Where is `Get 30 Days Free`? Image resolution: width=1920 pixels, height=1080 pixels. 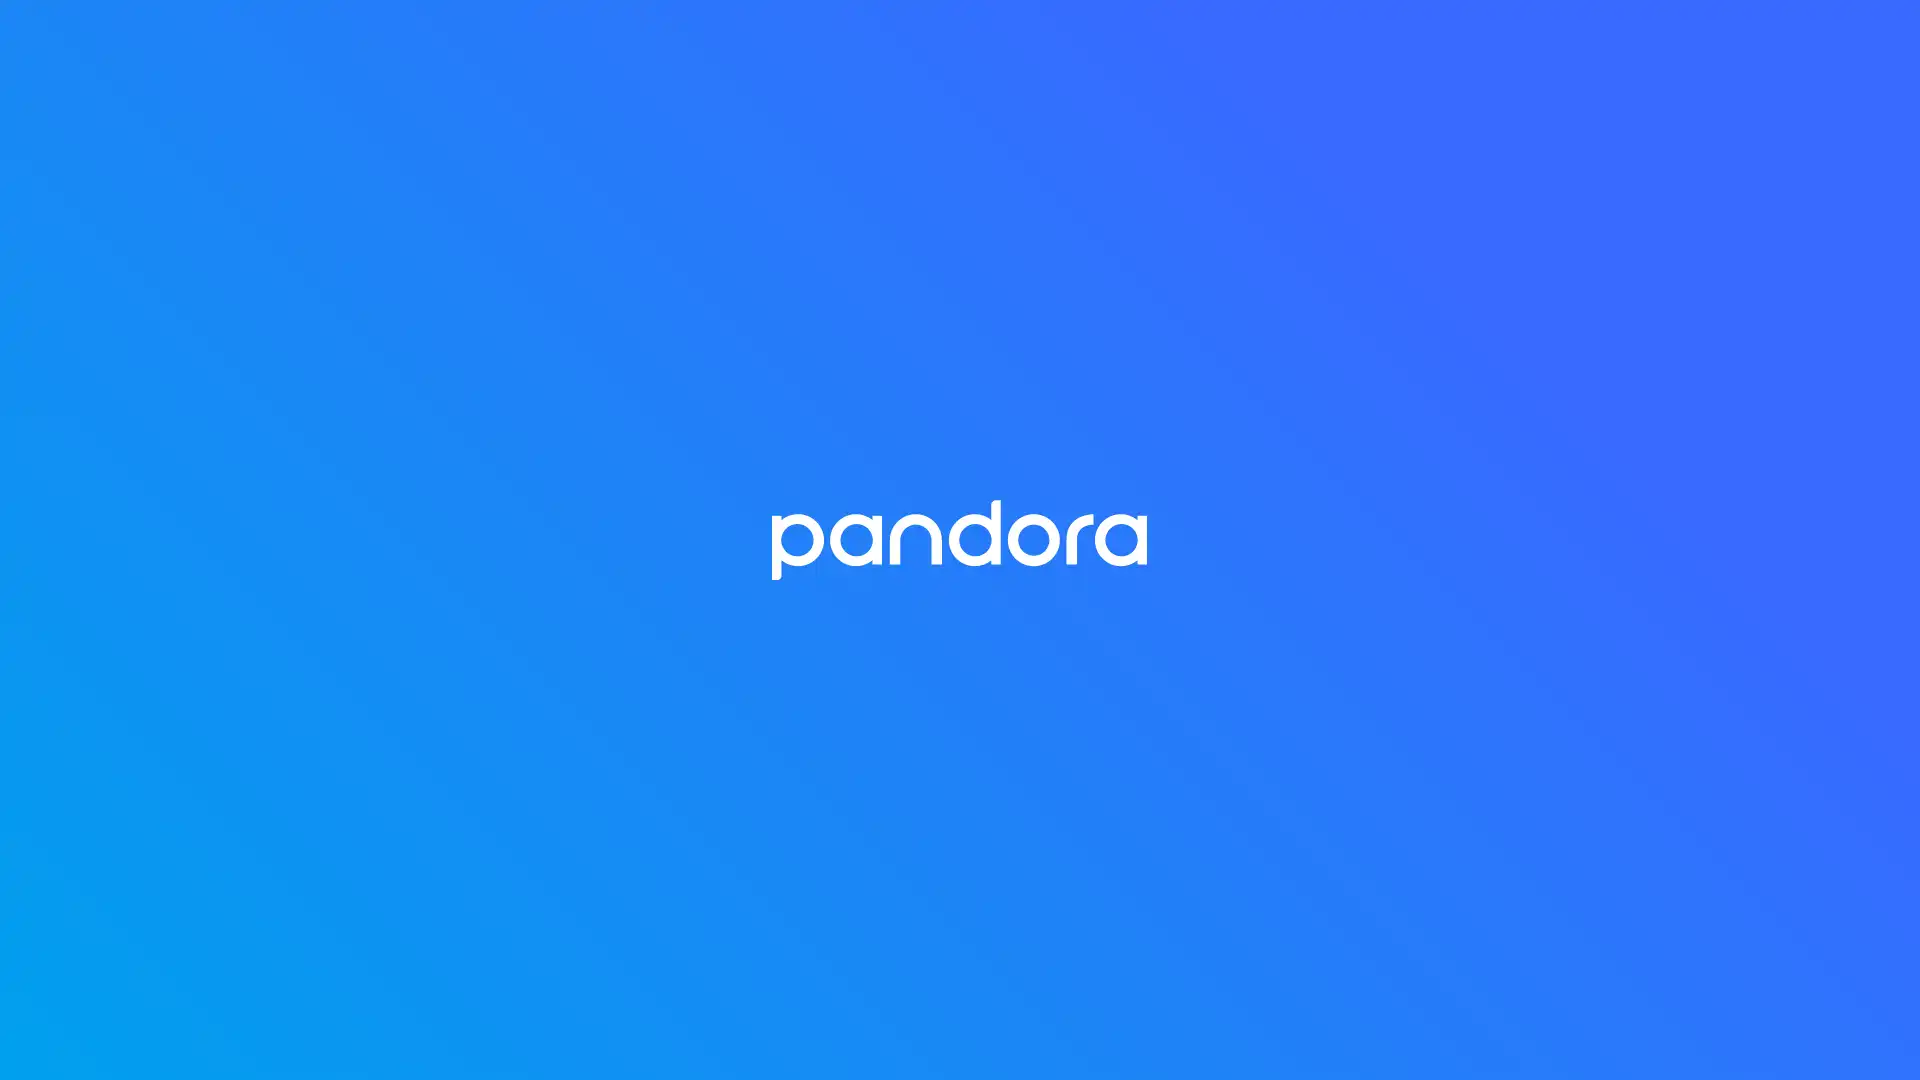 Get 30 Days Free is located at coordinates (778, 333).